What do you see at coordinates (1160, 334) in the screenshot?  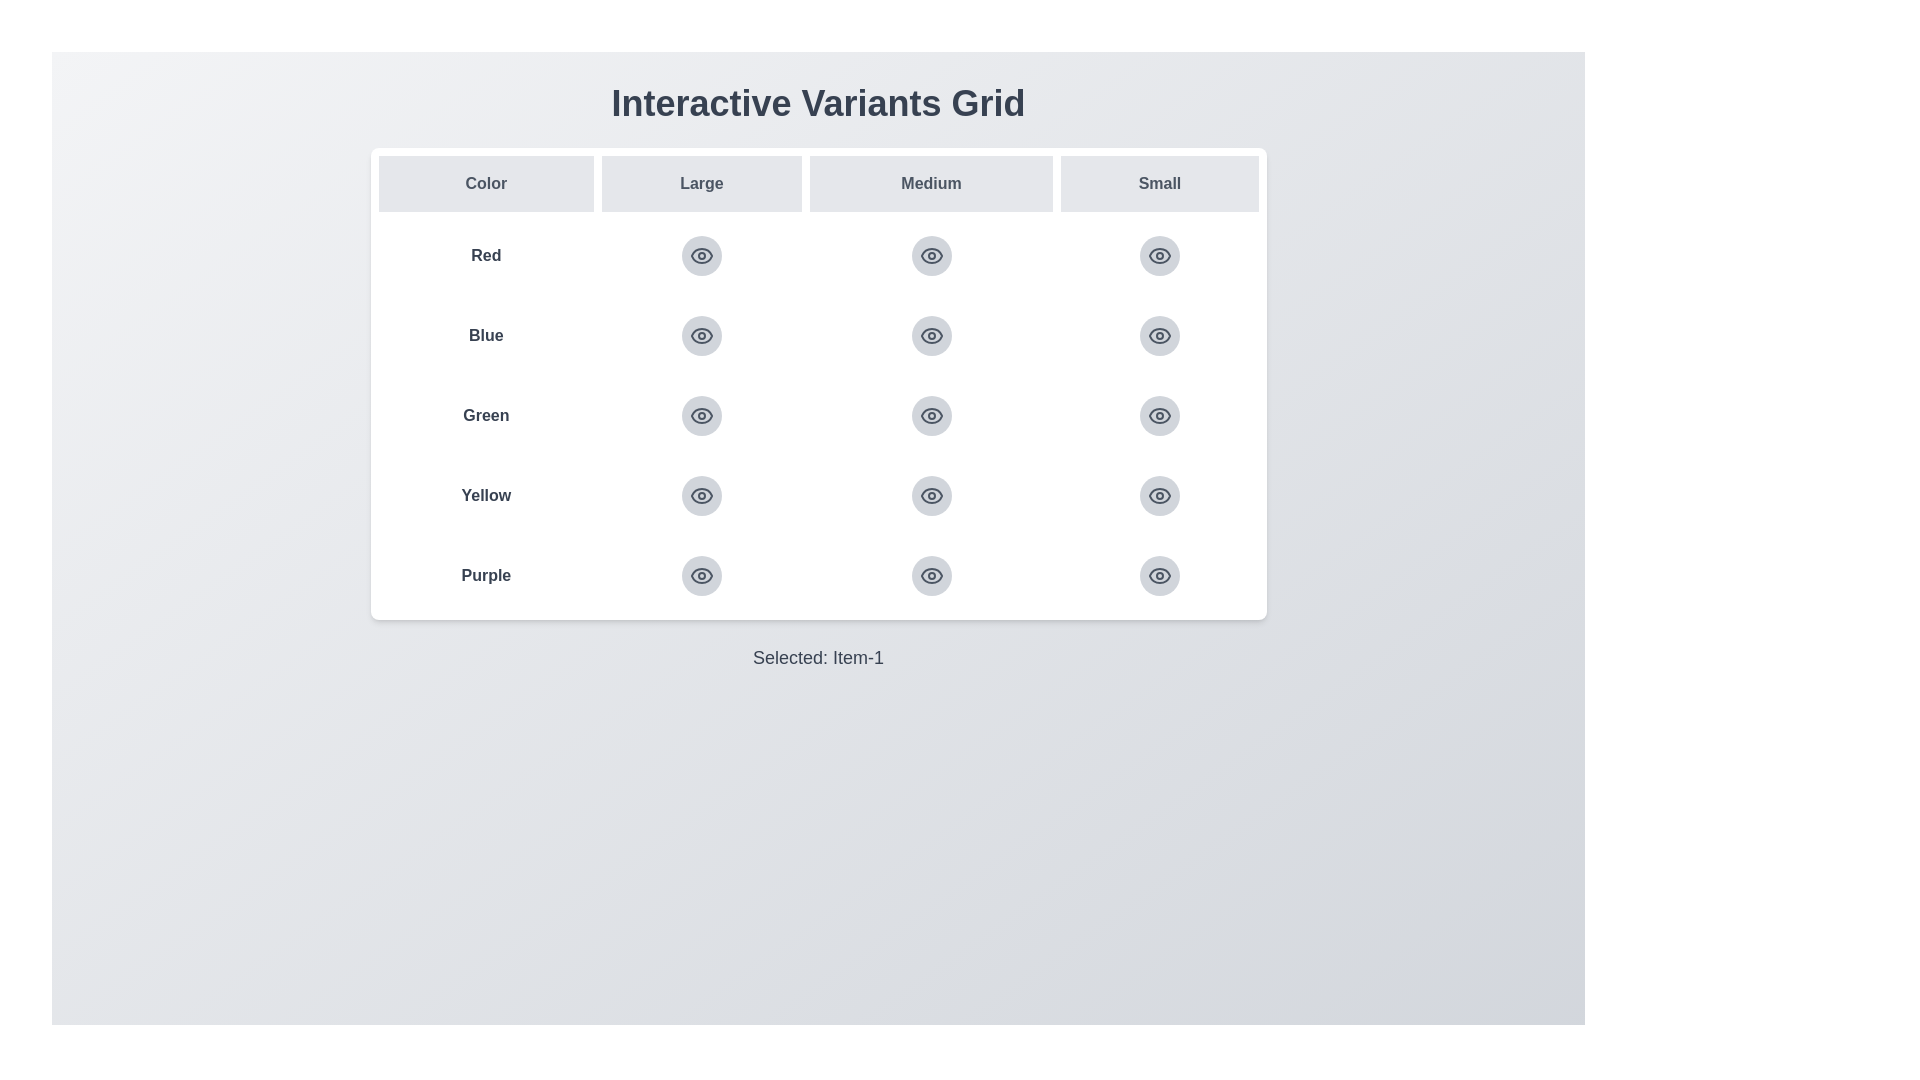 I see `the circular icon-button with a light gray background and a dark gray eye symbol located in the bottom-right corner of the grid` at bounding box center [1160, 334].